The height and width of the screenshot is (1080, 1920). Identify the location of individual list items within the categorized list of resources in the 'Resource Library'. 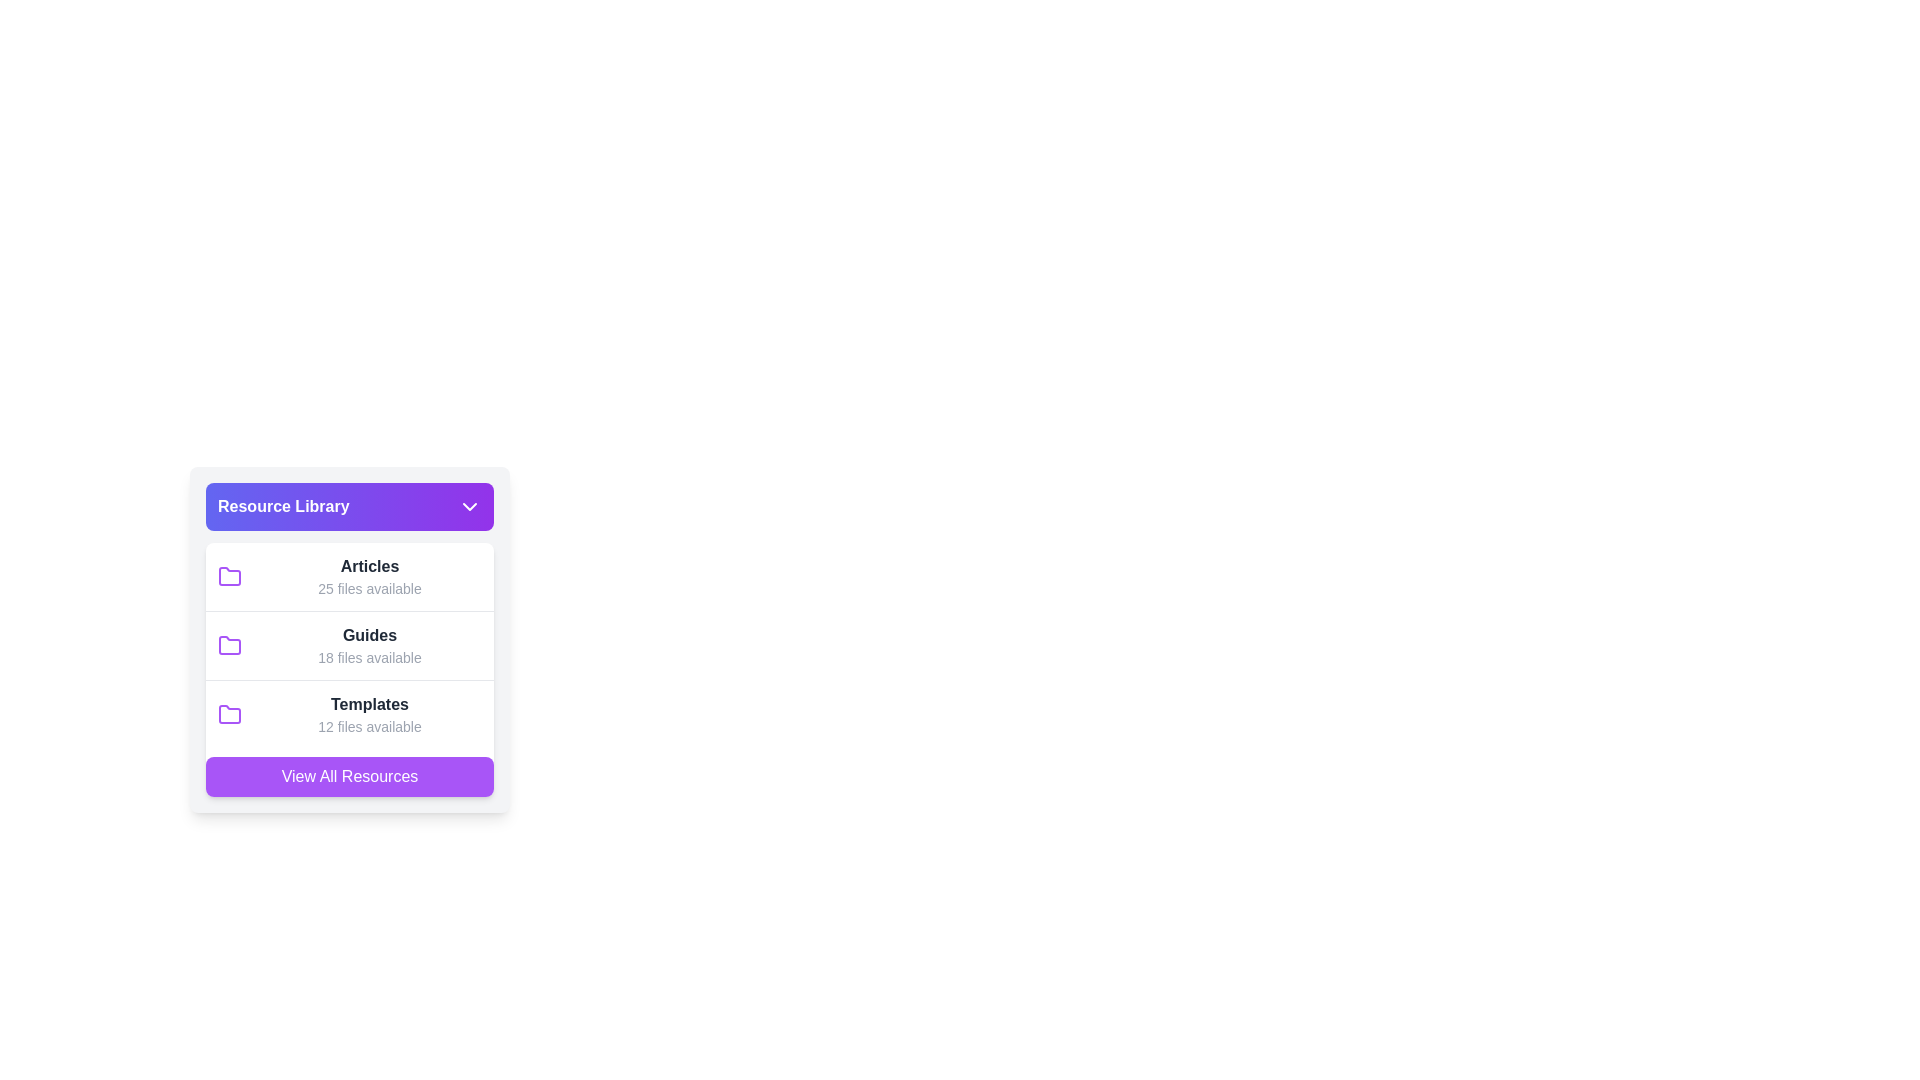
(350, 670).